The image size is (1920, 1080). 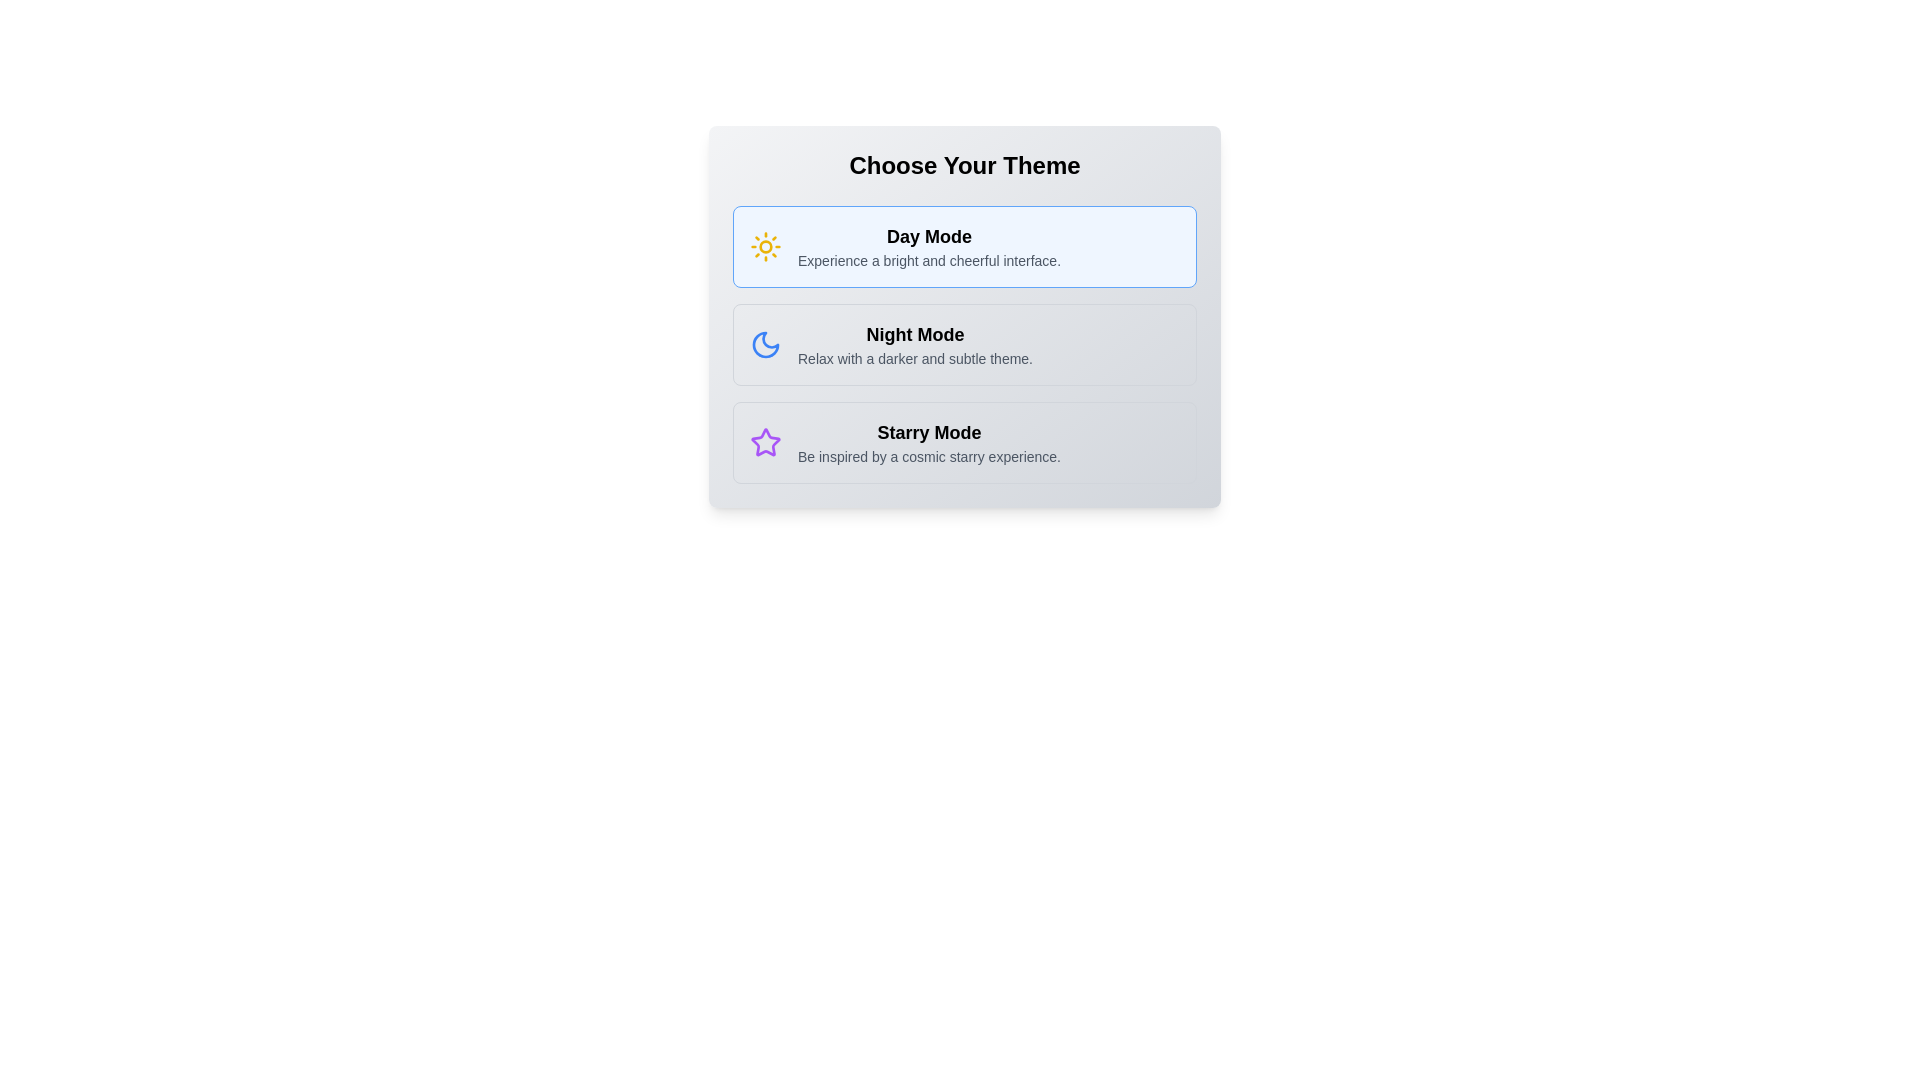 I want to click on the vibrant purple star-shaped icon located to the left of the 'Starry Mode' text block, so click(x=765, y=442).